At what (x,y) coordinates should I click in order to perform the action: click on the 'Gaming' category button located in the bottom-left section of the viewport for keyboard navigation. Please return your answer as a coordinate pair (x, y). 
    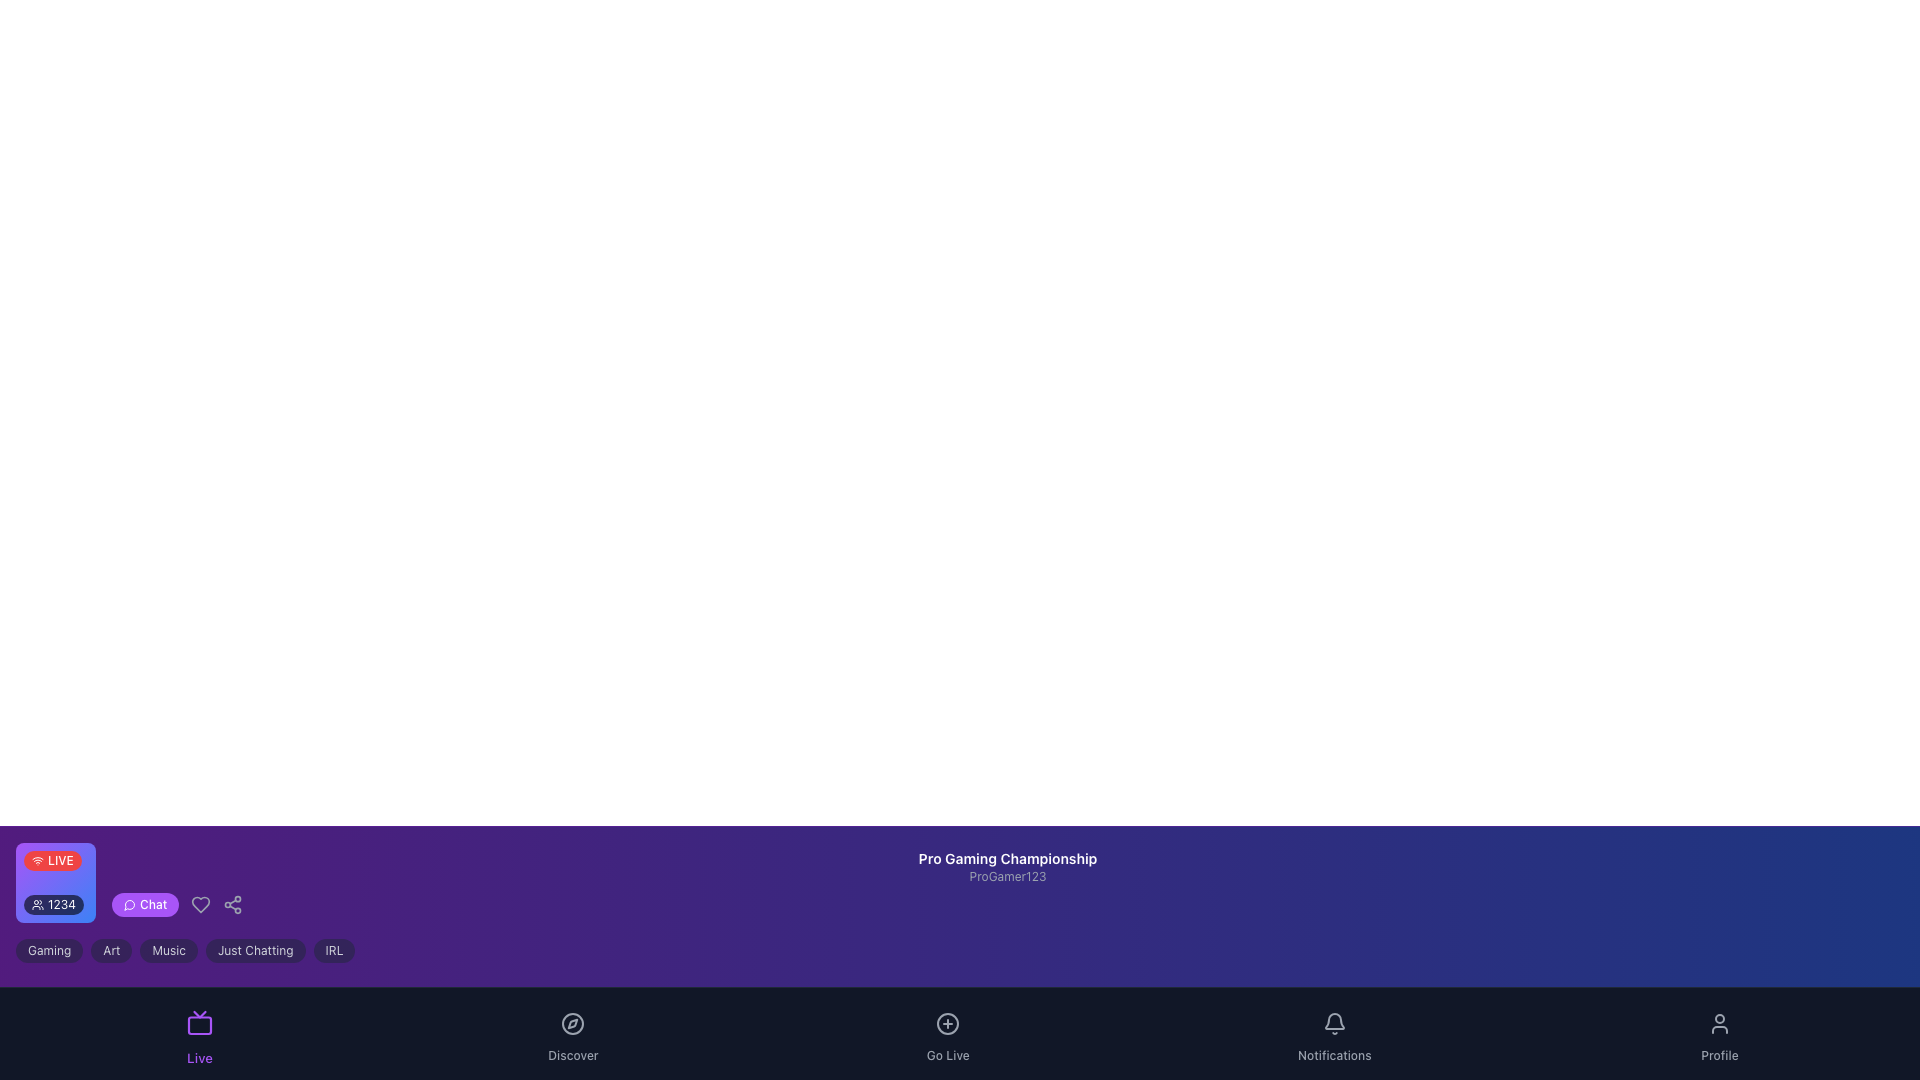
    Looking at the image, I should click on (49, 950).